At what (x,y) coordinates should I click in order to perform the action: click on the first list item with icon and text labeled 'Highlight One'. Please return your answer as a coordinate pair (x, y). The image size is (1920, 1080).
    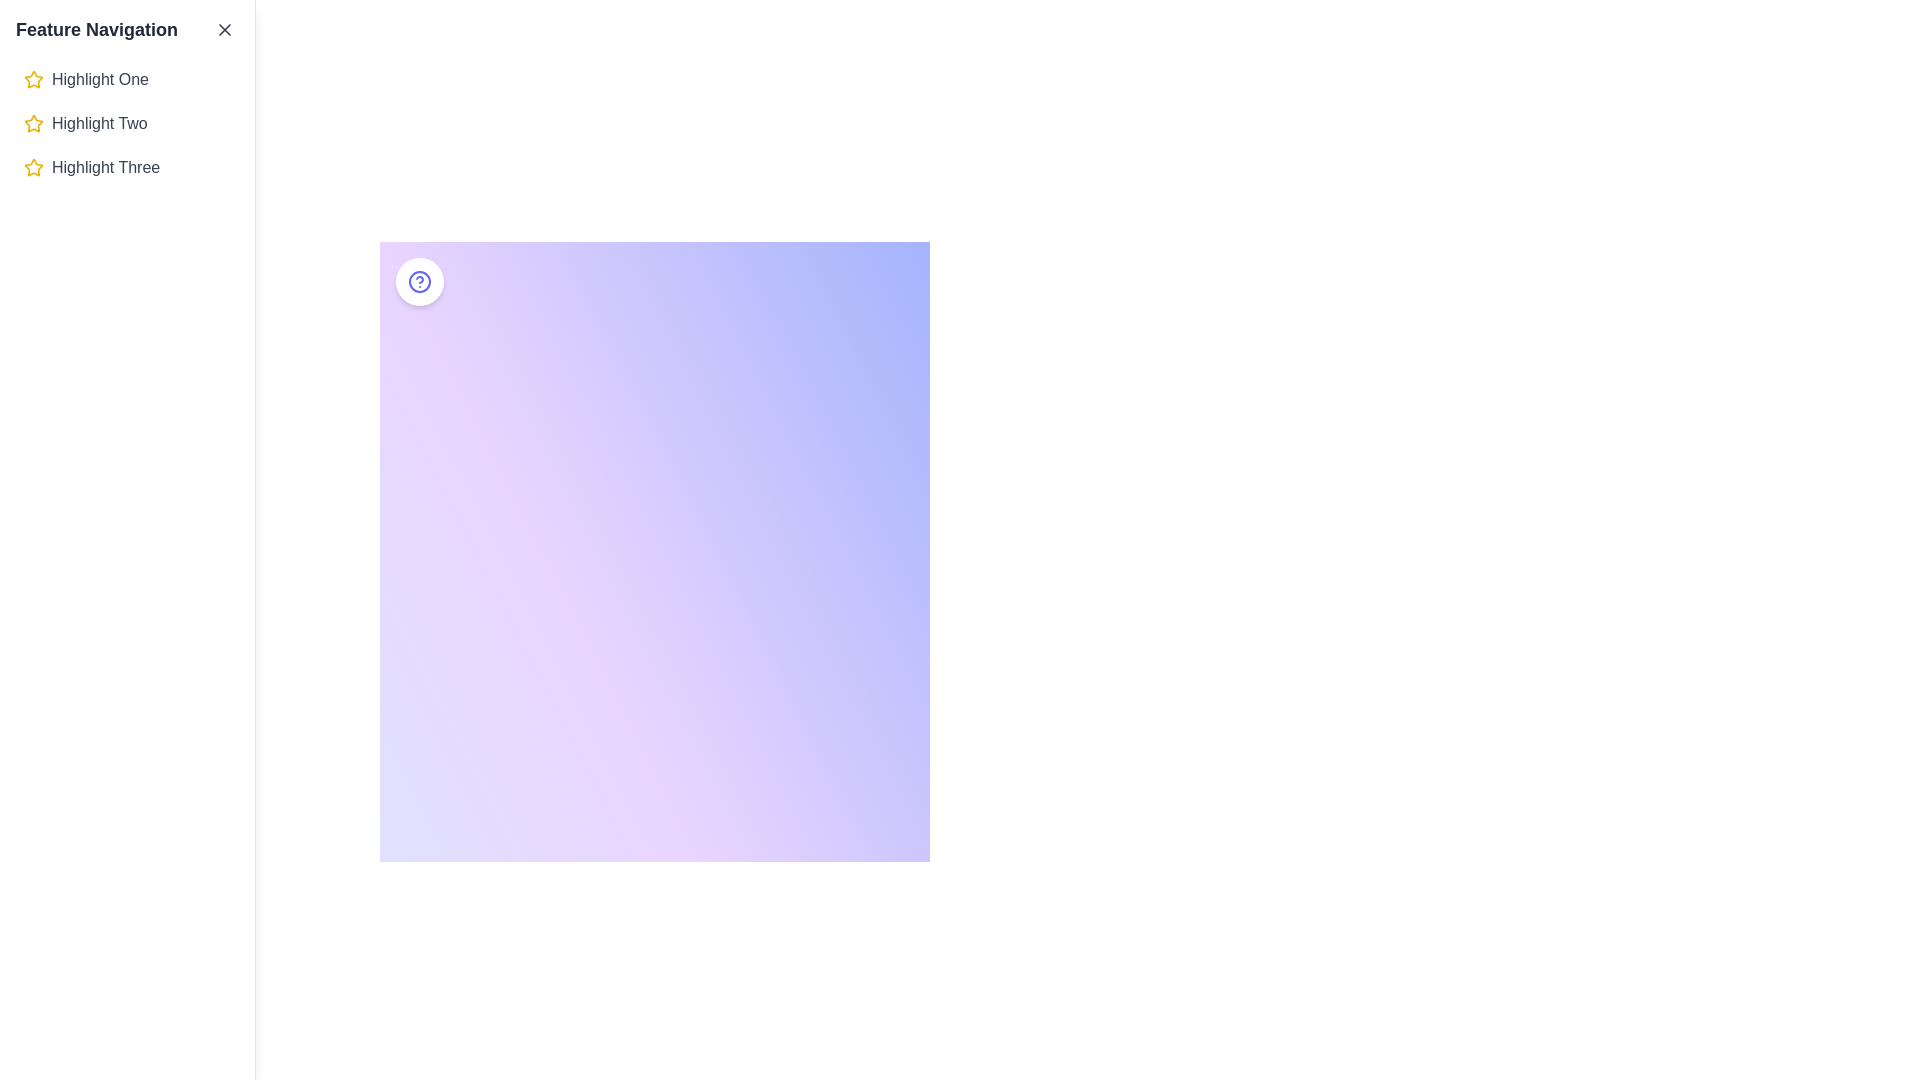
    Looking at the image, I should click on (126, 79).